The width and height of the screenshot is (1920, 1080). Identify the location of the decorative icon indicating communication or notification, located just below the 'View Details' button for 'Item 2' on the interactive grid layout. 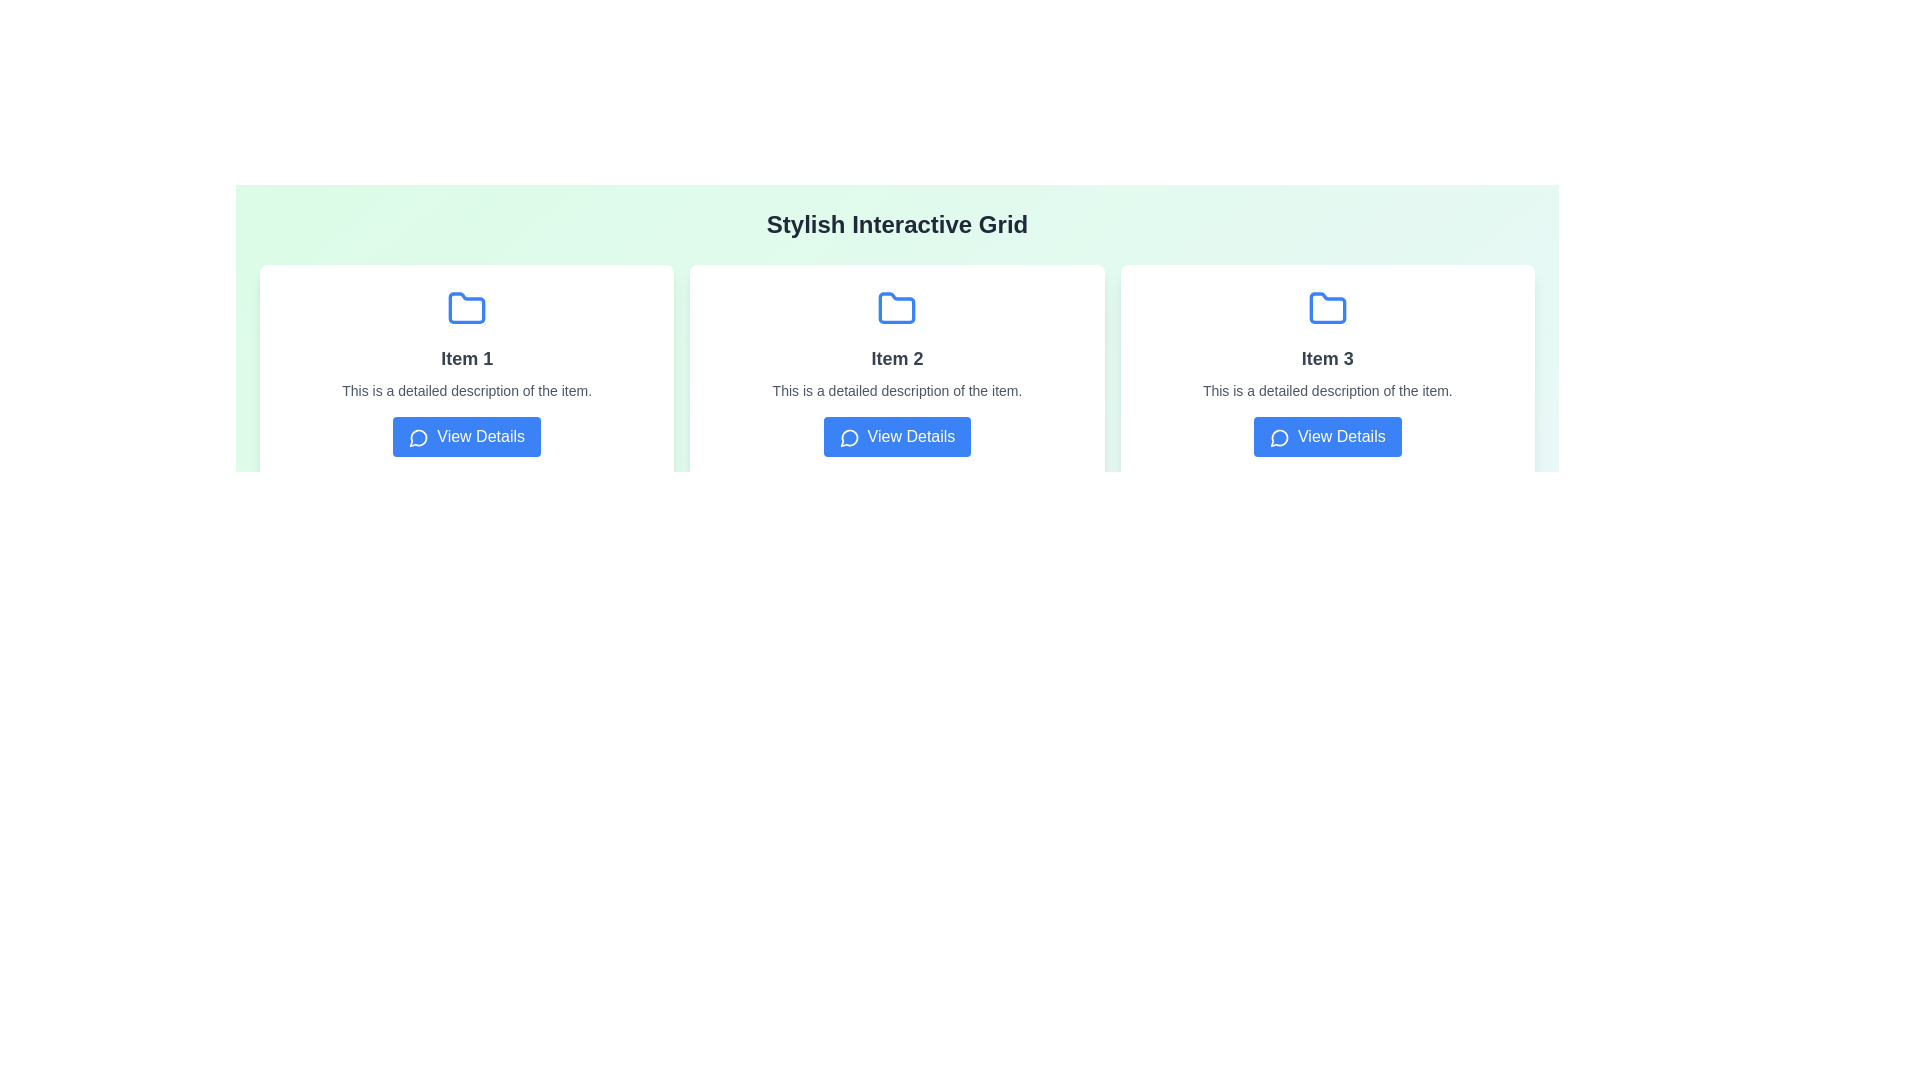
(849, 437).